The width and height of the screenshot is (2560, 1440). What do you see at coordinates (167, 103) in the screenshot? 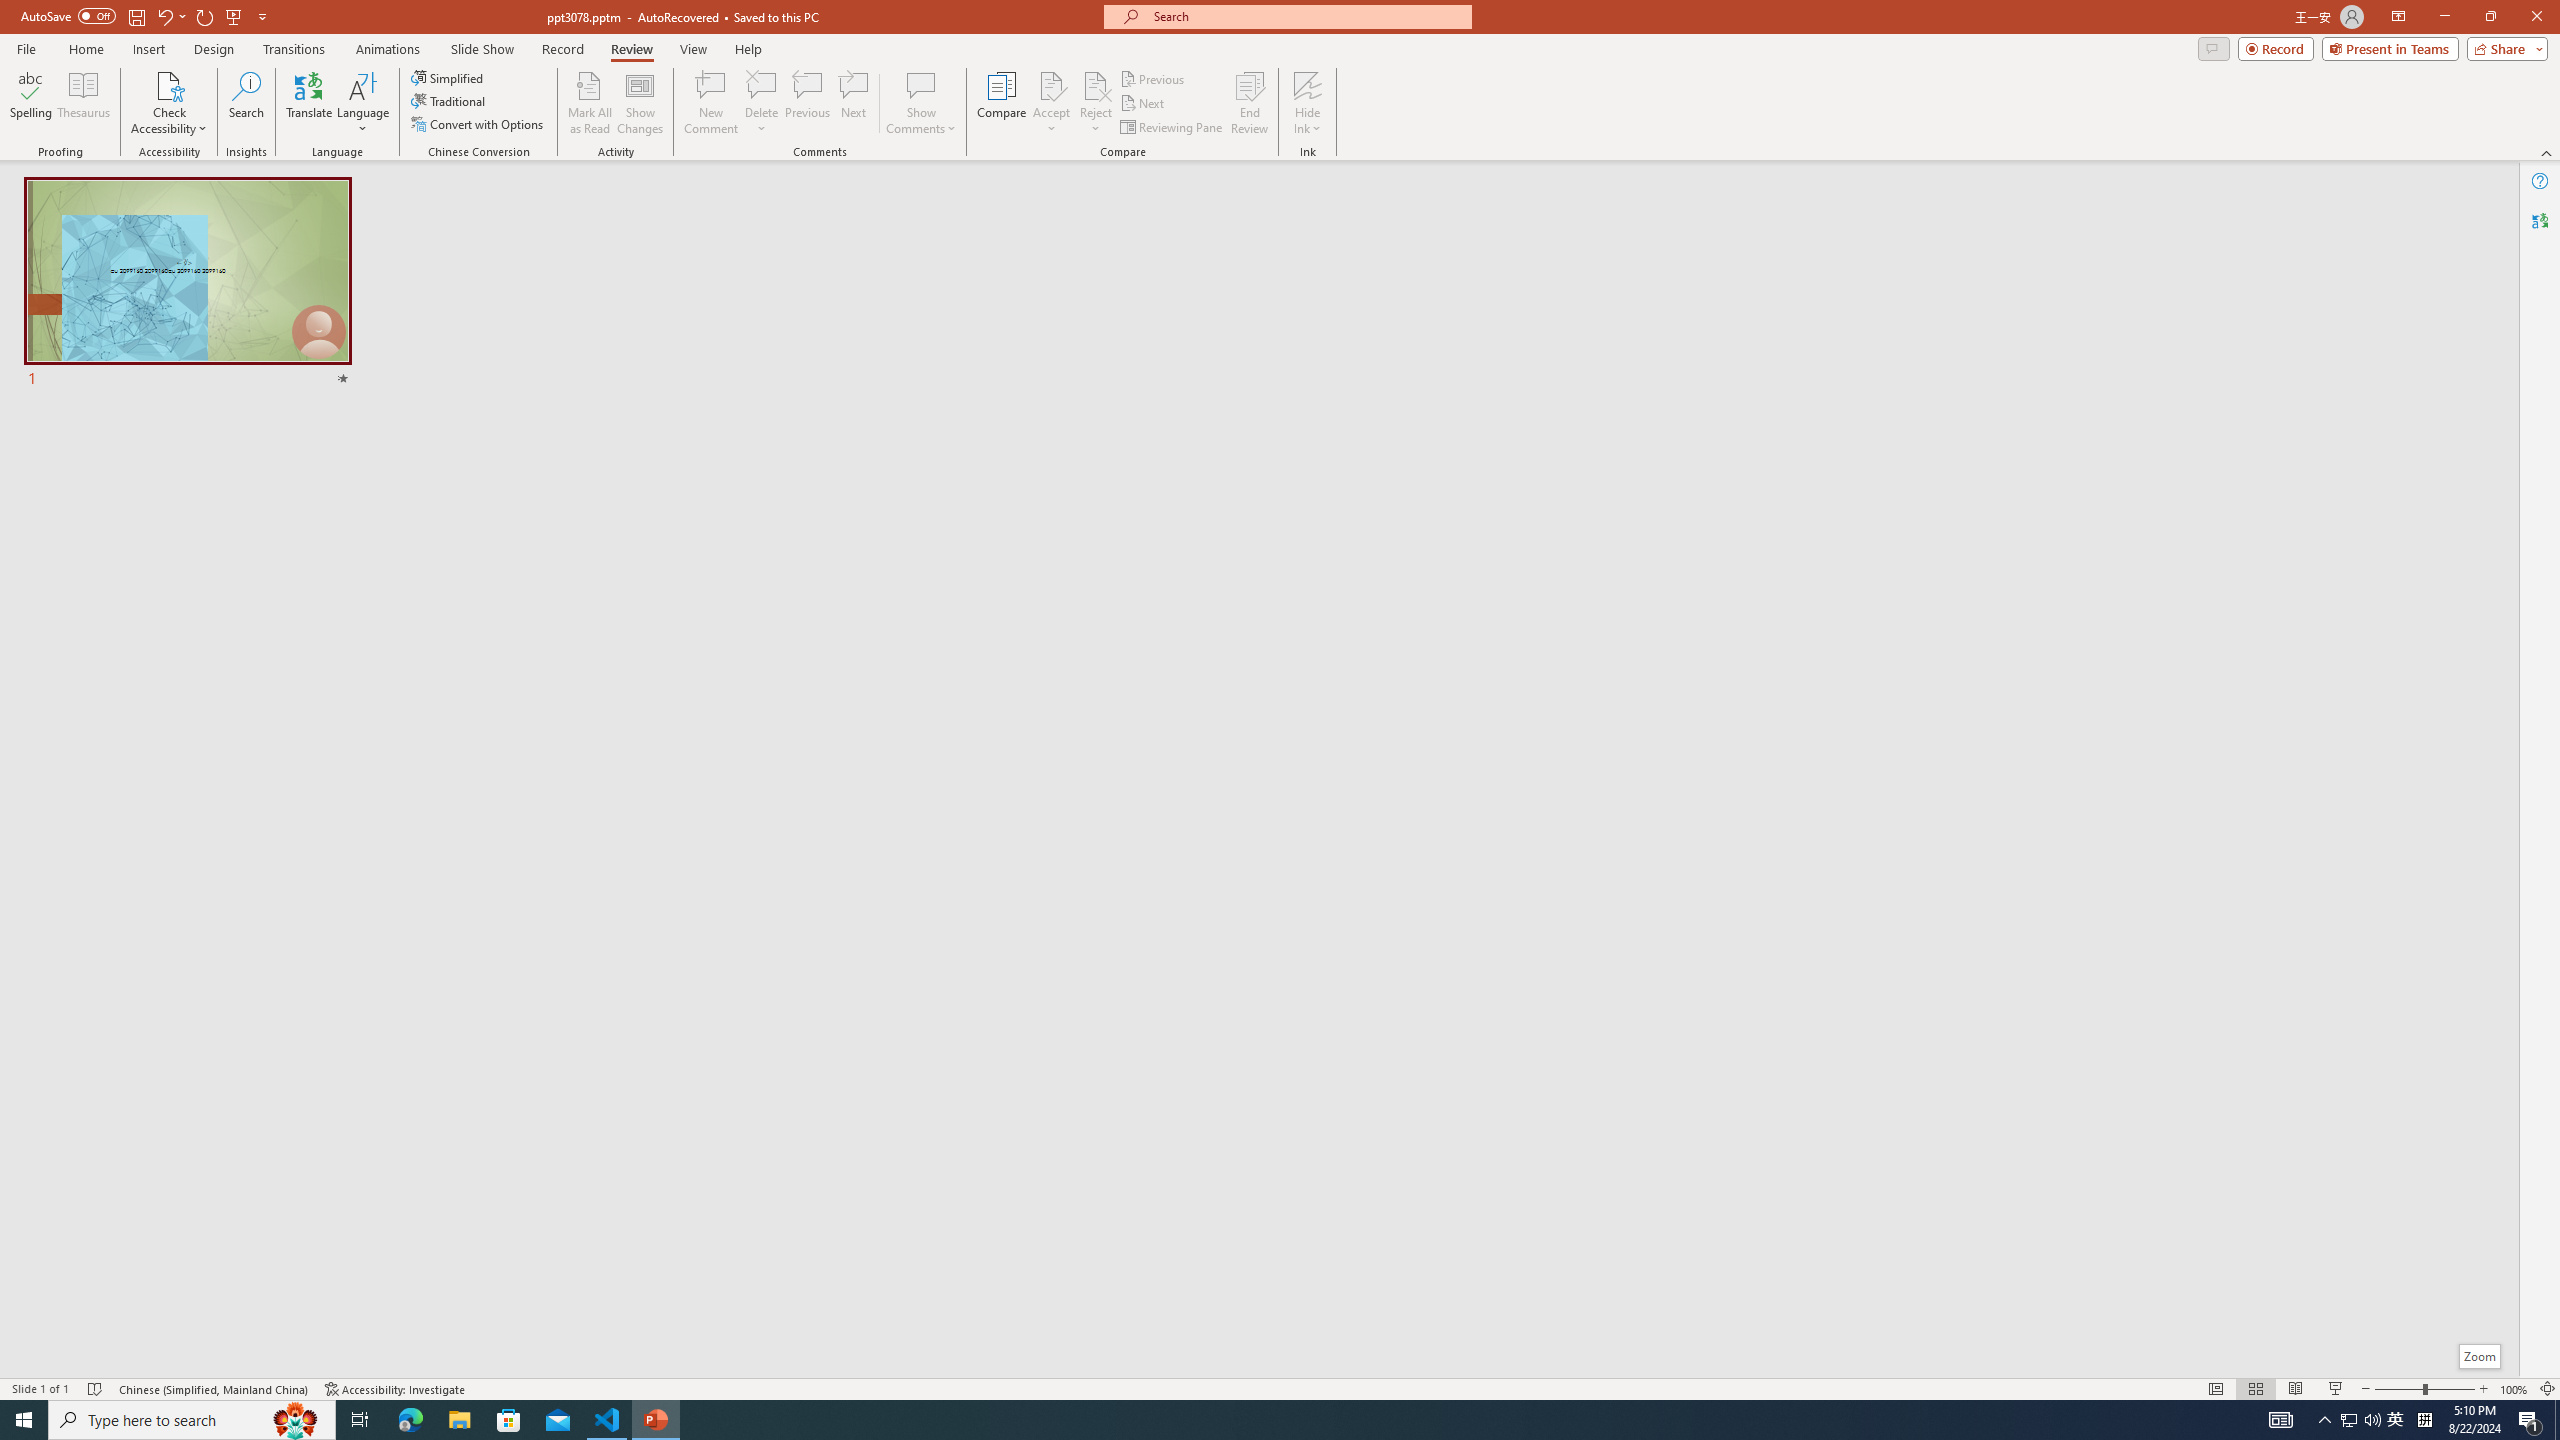
I see `'Check Accessibility'` at bounding box center [167, 103].